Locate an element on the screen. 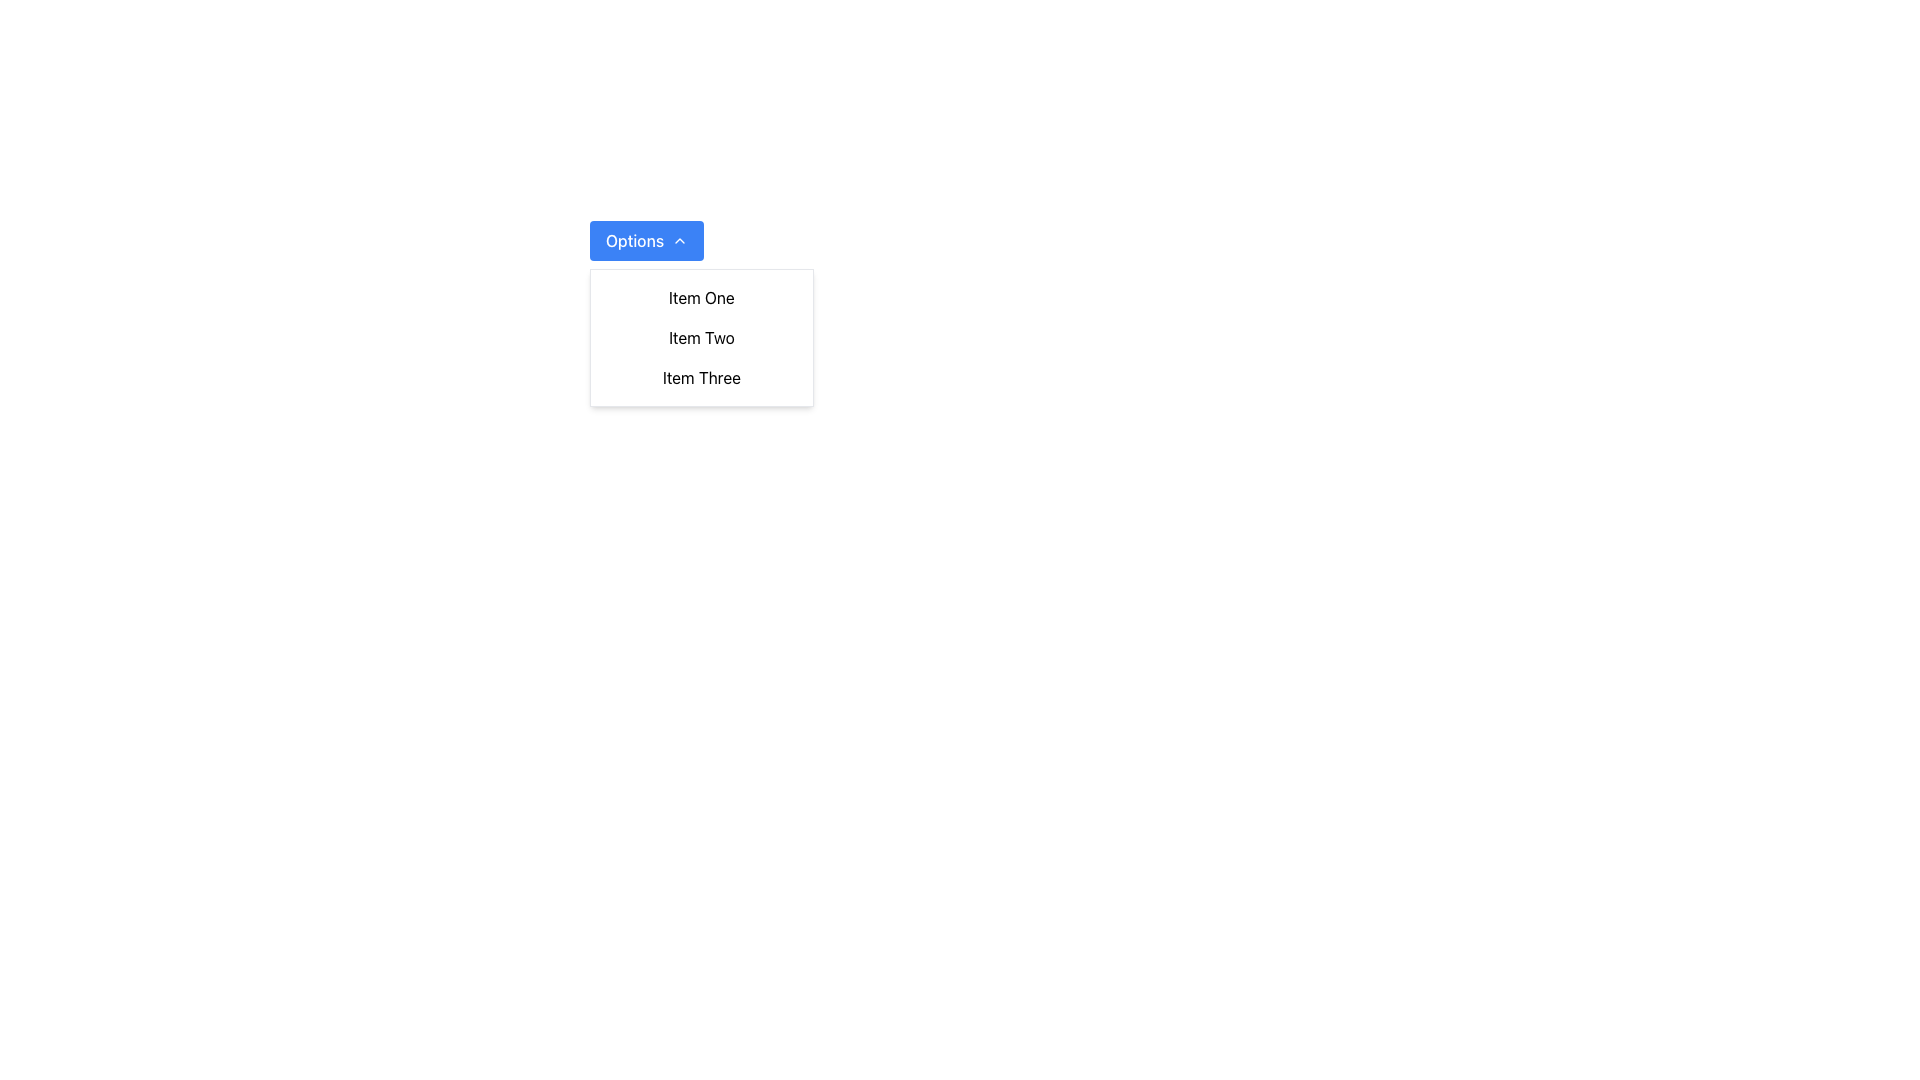 The width and height of the screenshot is (1920, 1080). the upward-pointing chevron icon located to the right of the 'Options' text within the blue button is located at coordinates (680, 239).